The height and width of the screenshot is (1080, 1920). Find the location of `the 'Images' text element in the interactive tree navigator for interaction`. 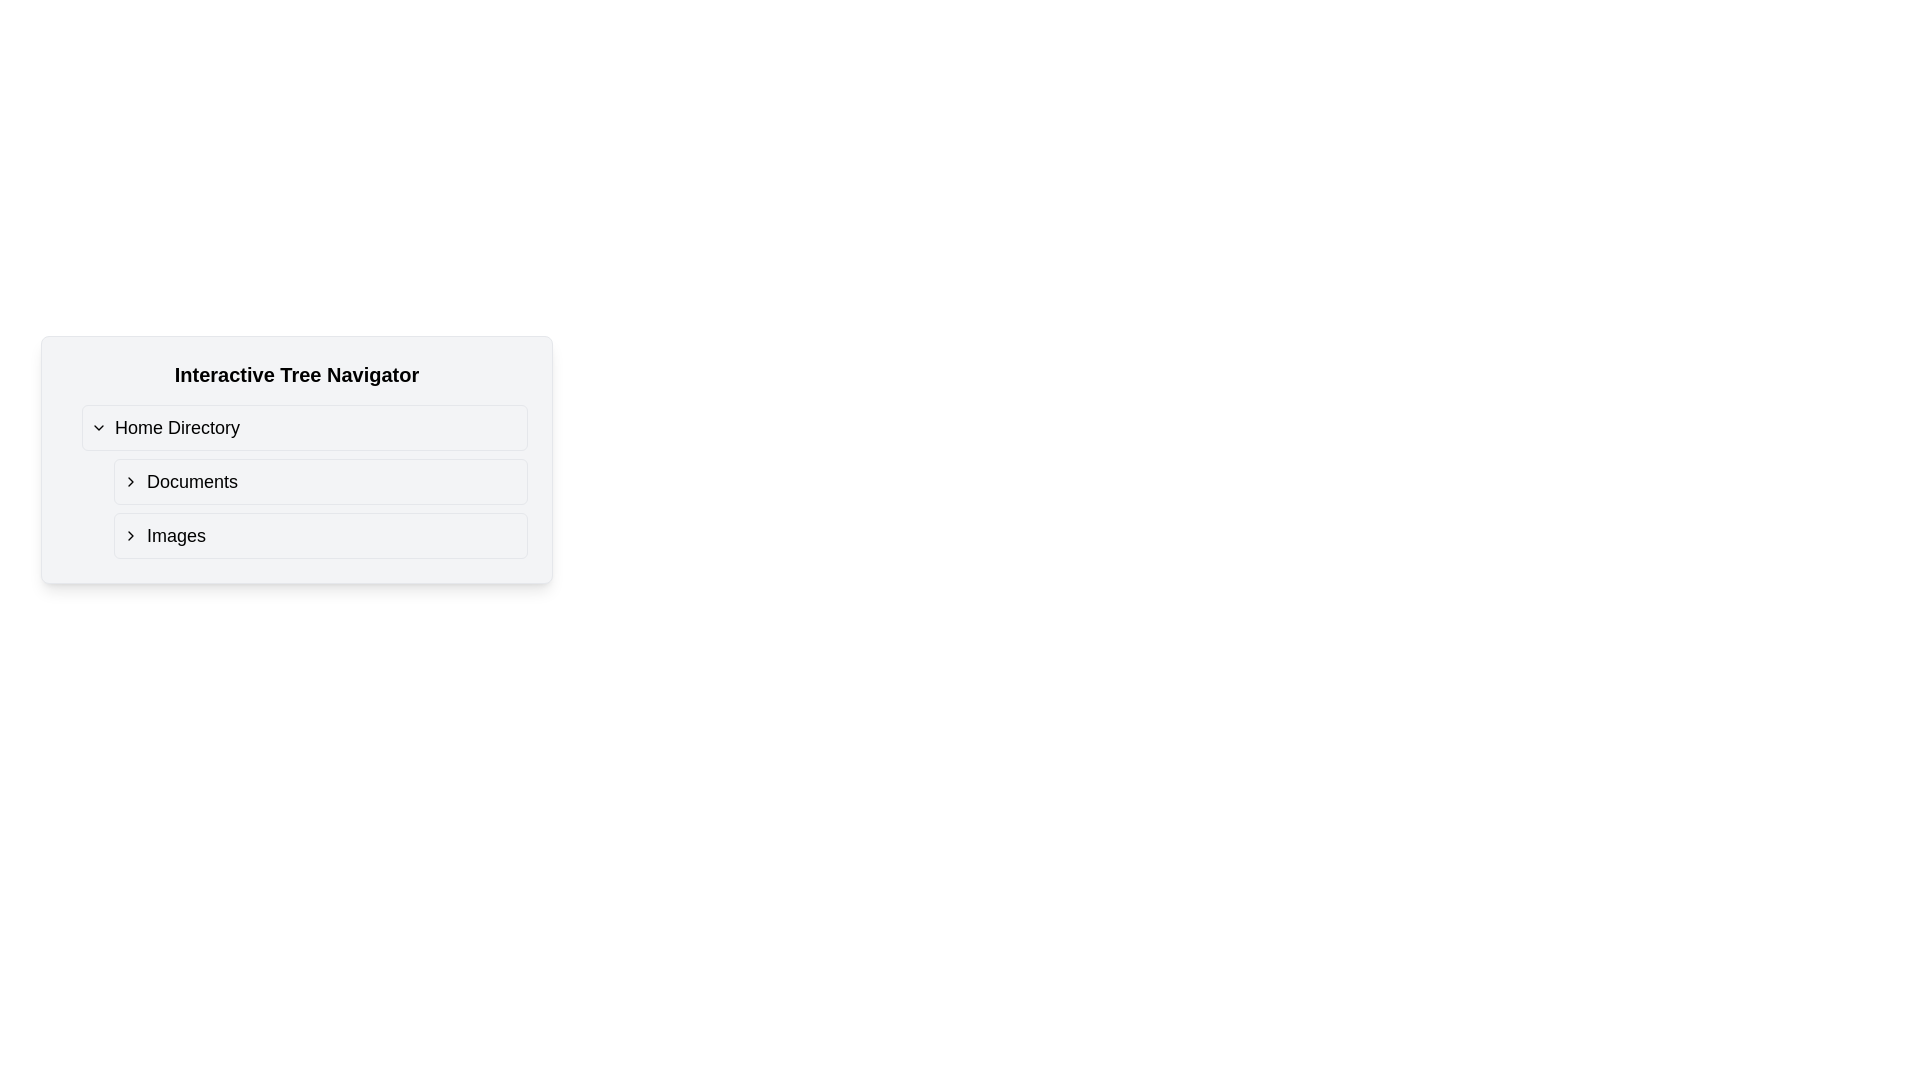

the 'Images' text element in the interactive tree navigator for interaction is located at coordinates (176, 535).